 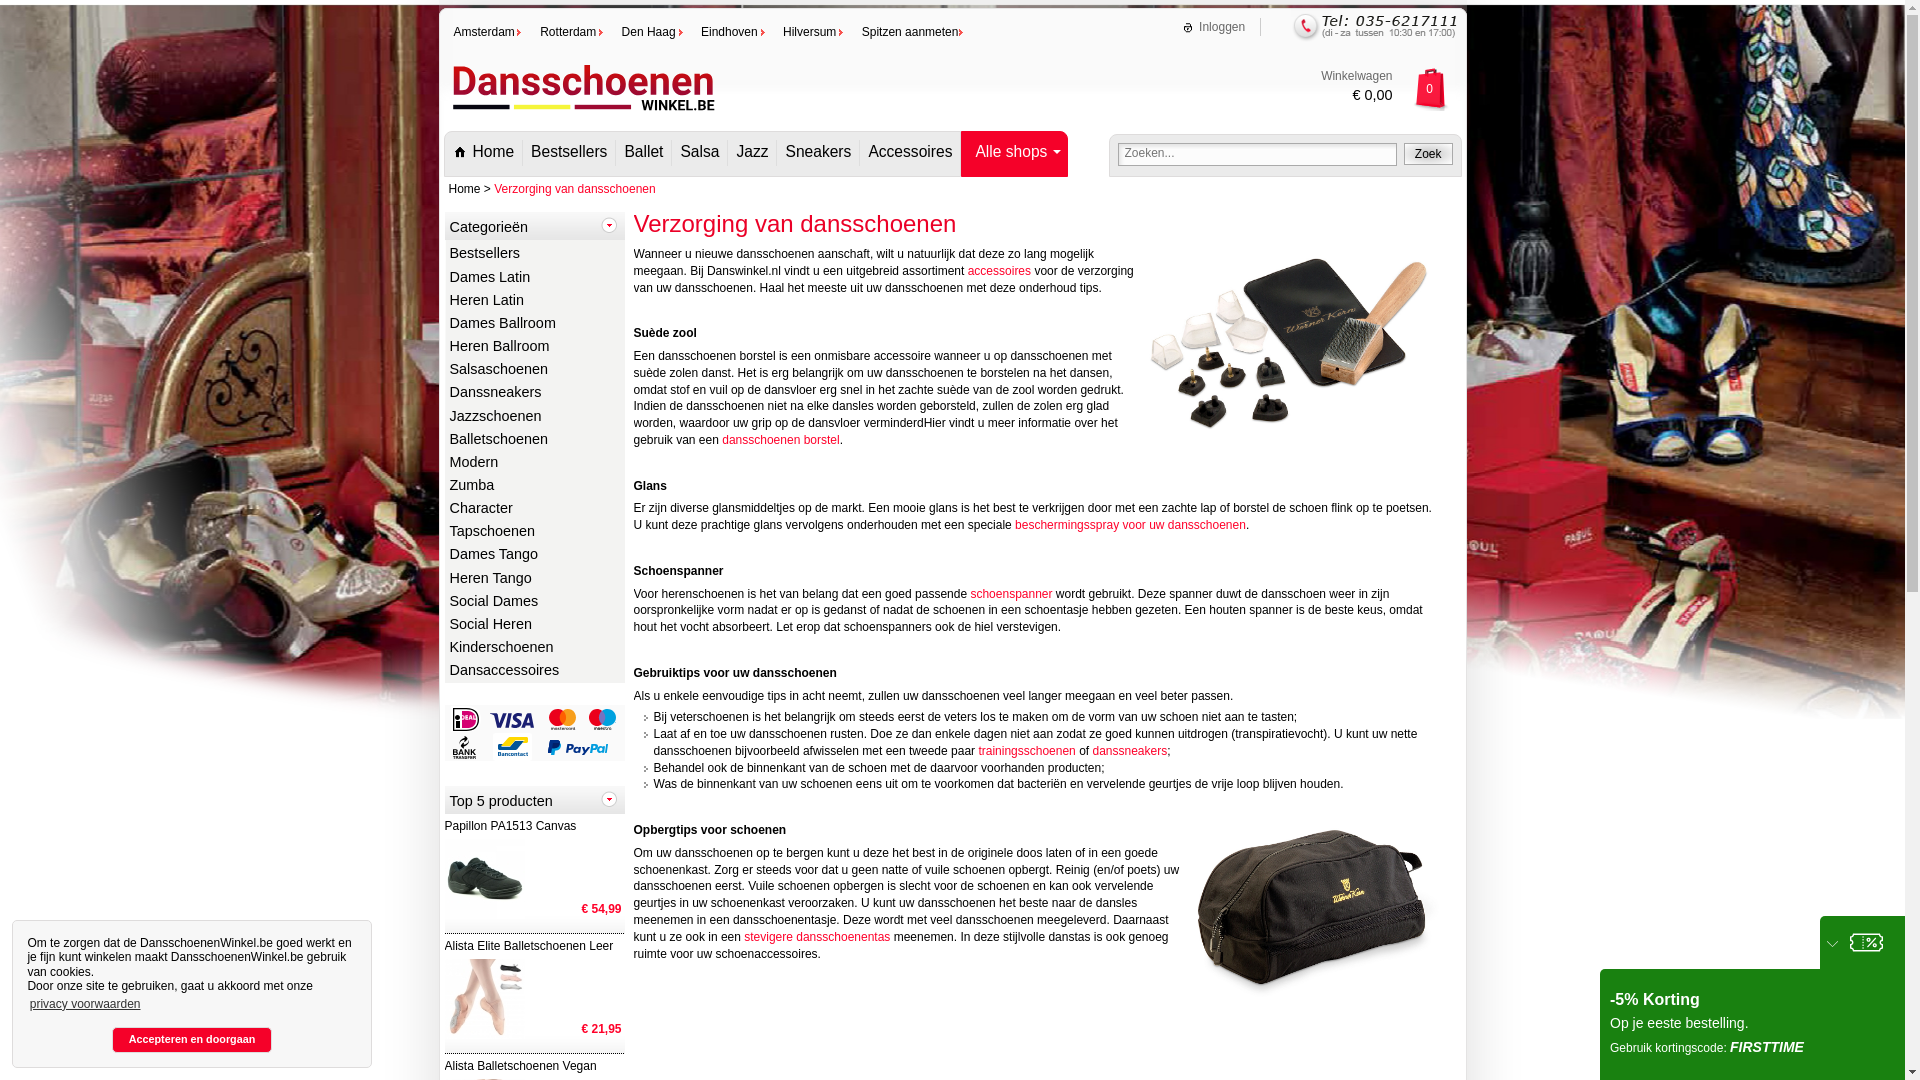 What do you see at coordinates (533, 671) in the screenshot?
I see `'Dansaccessoires'` at bounding box center [533, 671].